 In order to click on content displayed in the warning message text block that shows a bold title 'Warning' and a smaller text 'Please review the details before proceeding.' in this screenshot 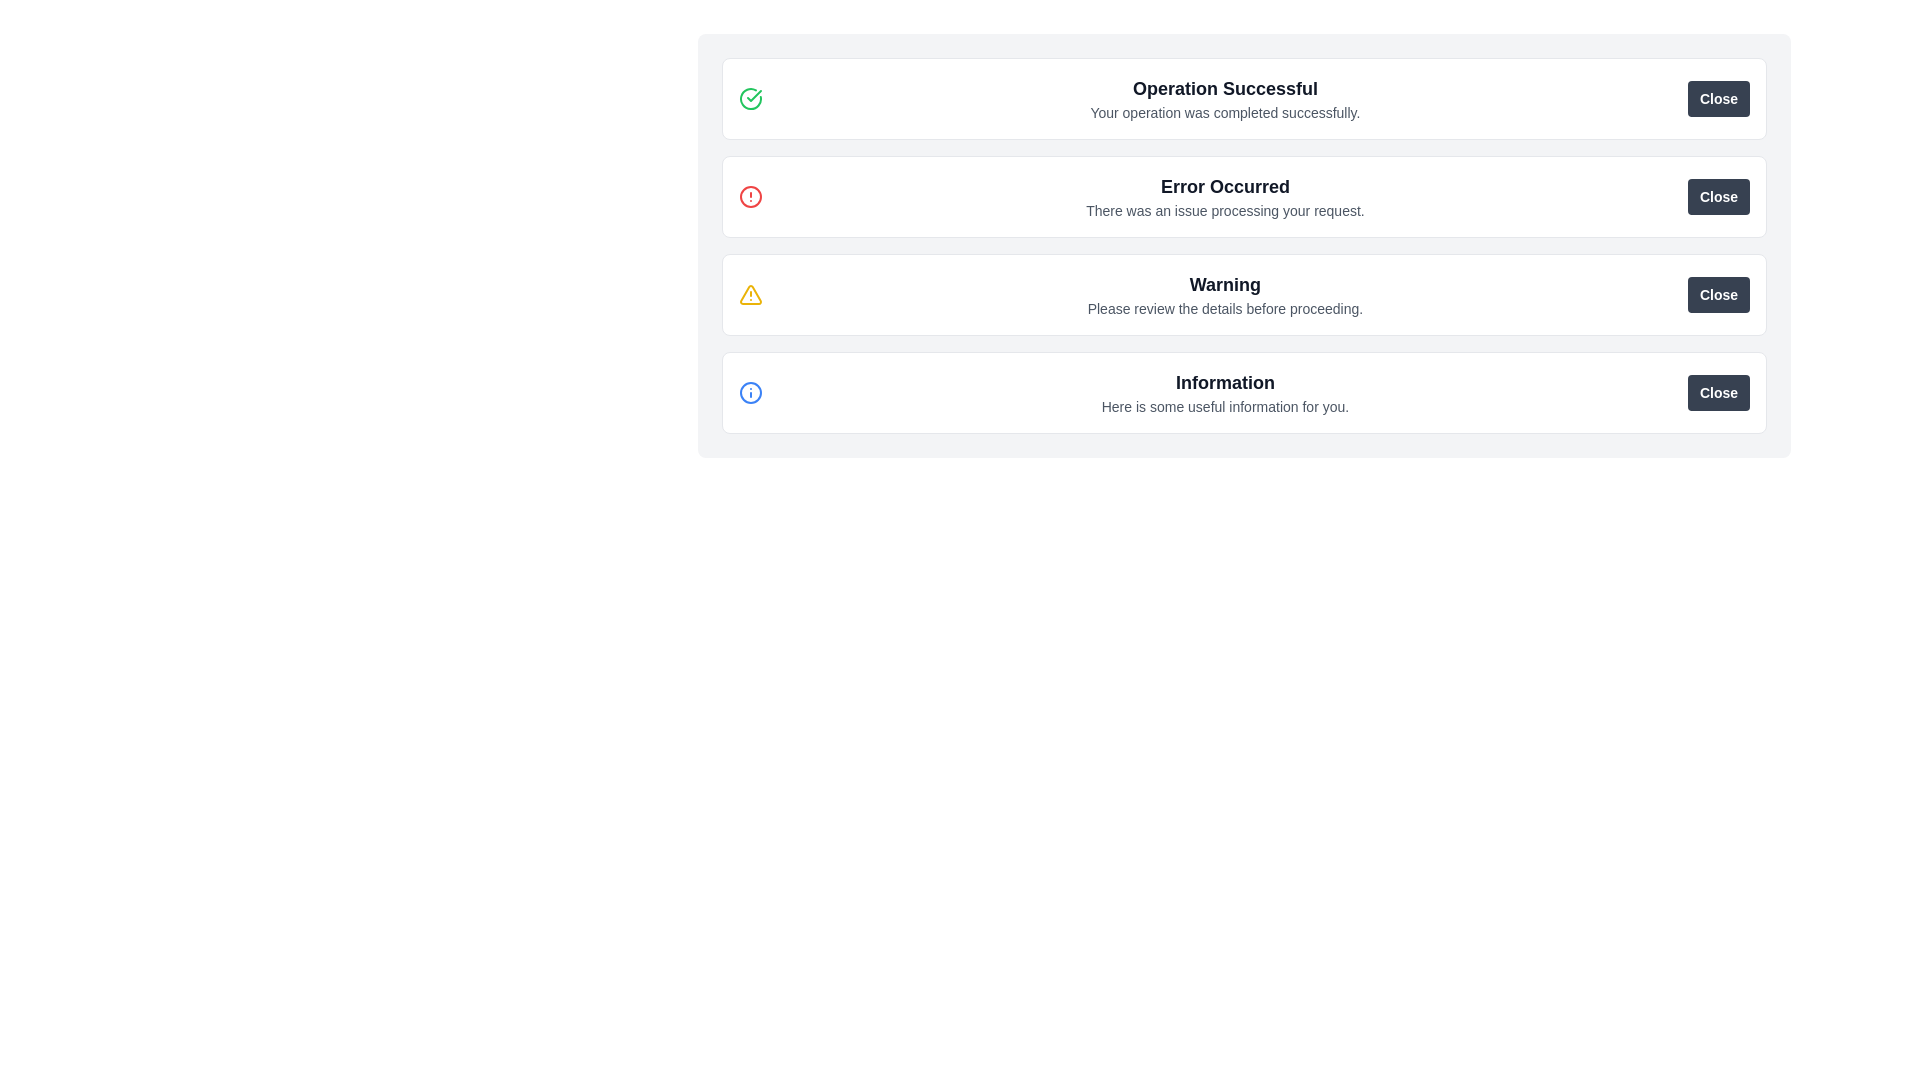, I will do `click(1224, 294)`.